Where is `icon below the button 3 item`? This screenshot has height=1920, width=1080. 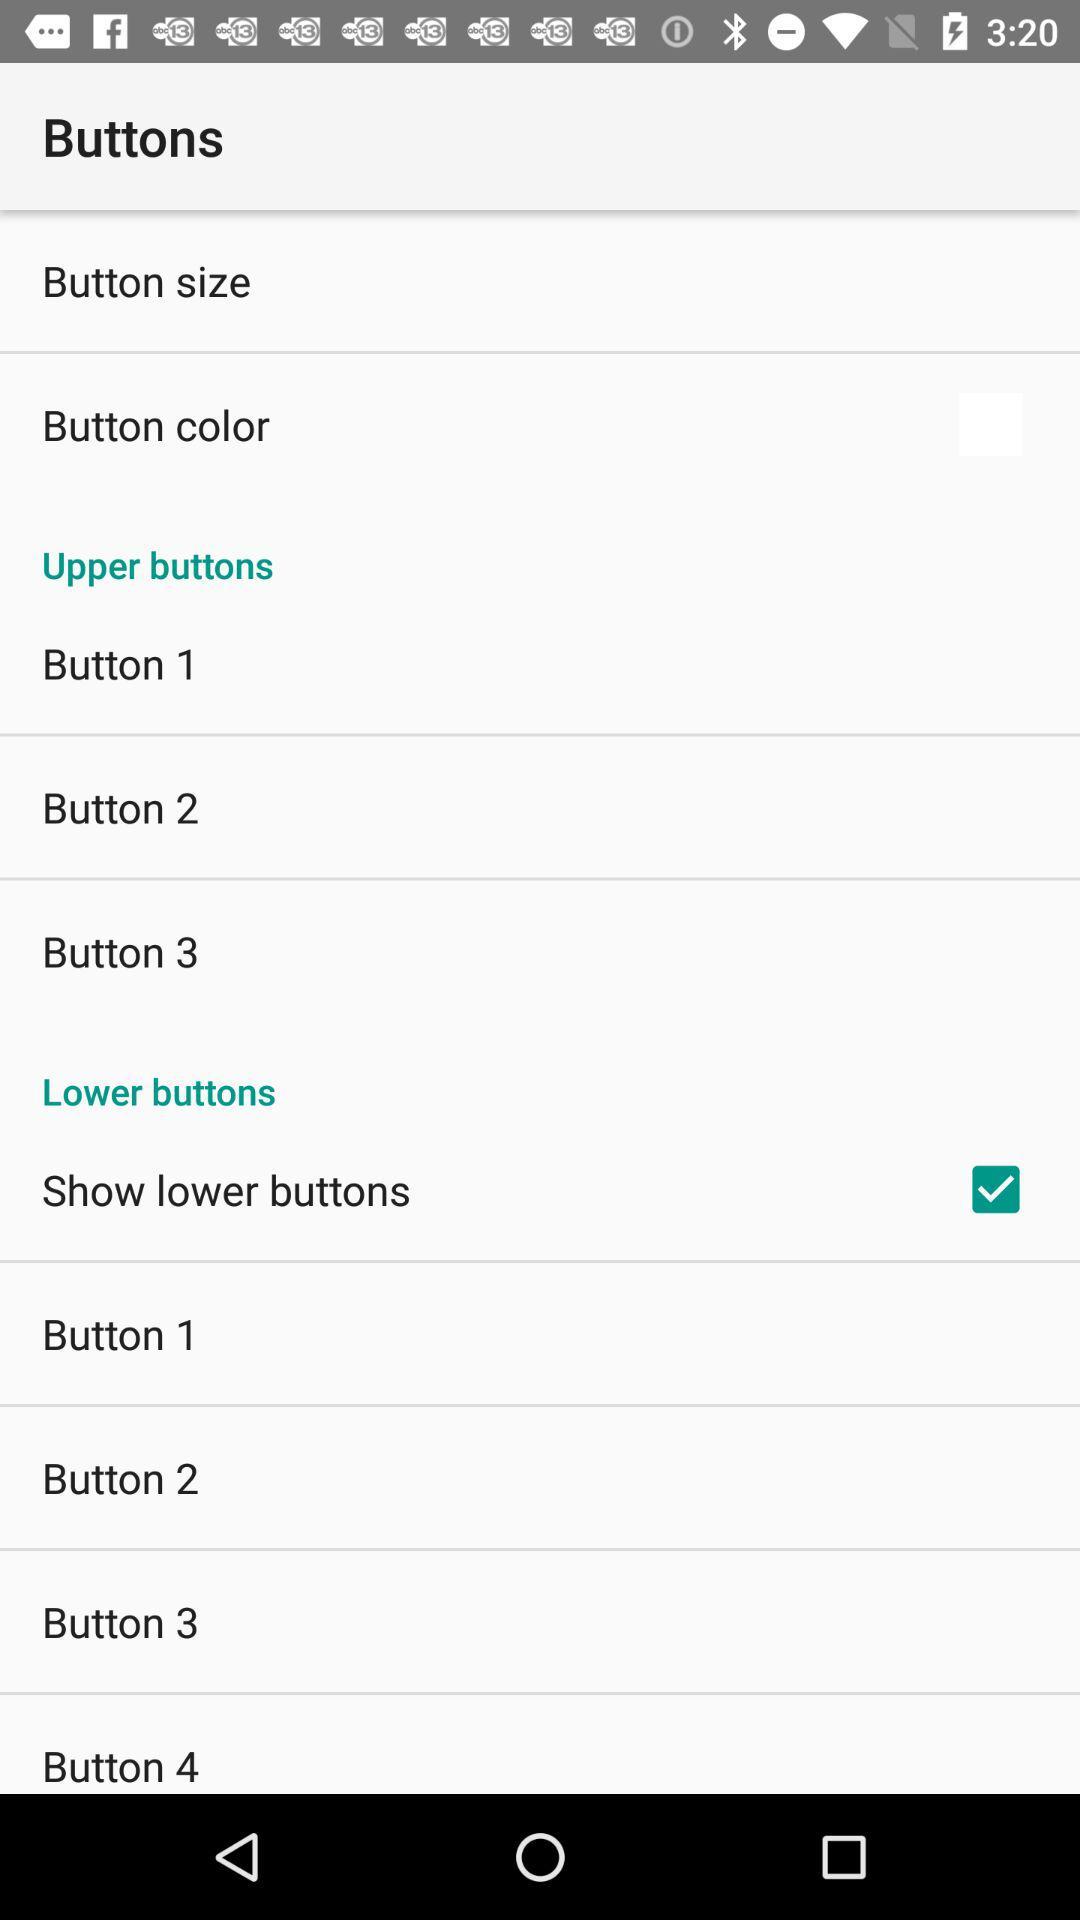
icon below the button 3 item is located at coordinates (120, 1765).